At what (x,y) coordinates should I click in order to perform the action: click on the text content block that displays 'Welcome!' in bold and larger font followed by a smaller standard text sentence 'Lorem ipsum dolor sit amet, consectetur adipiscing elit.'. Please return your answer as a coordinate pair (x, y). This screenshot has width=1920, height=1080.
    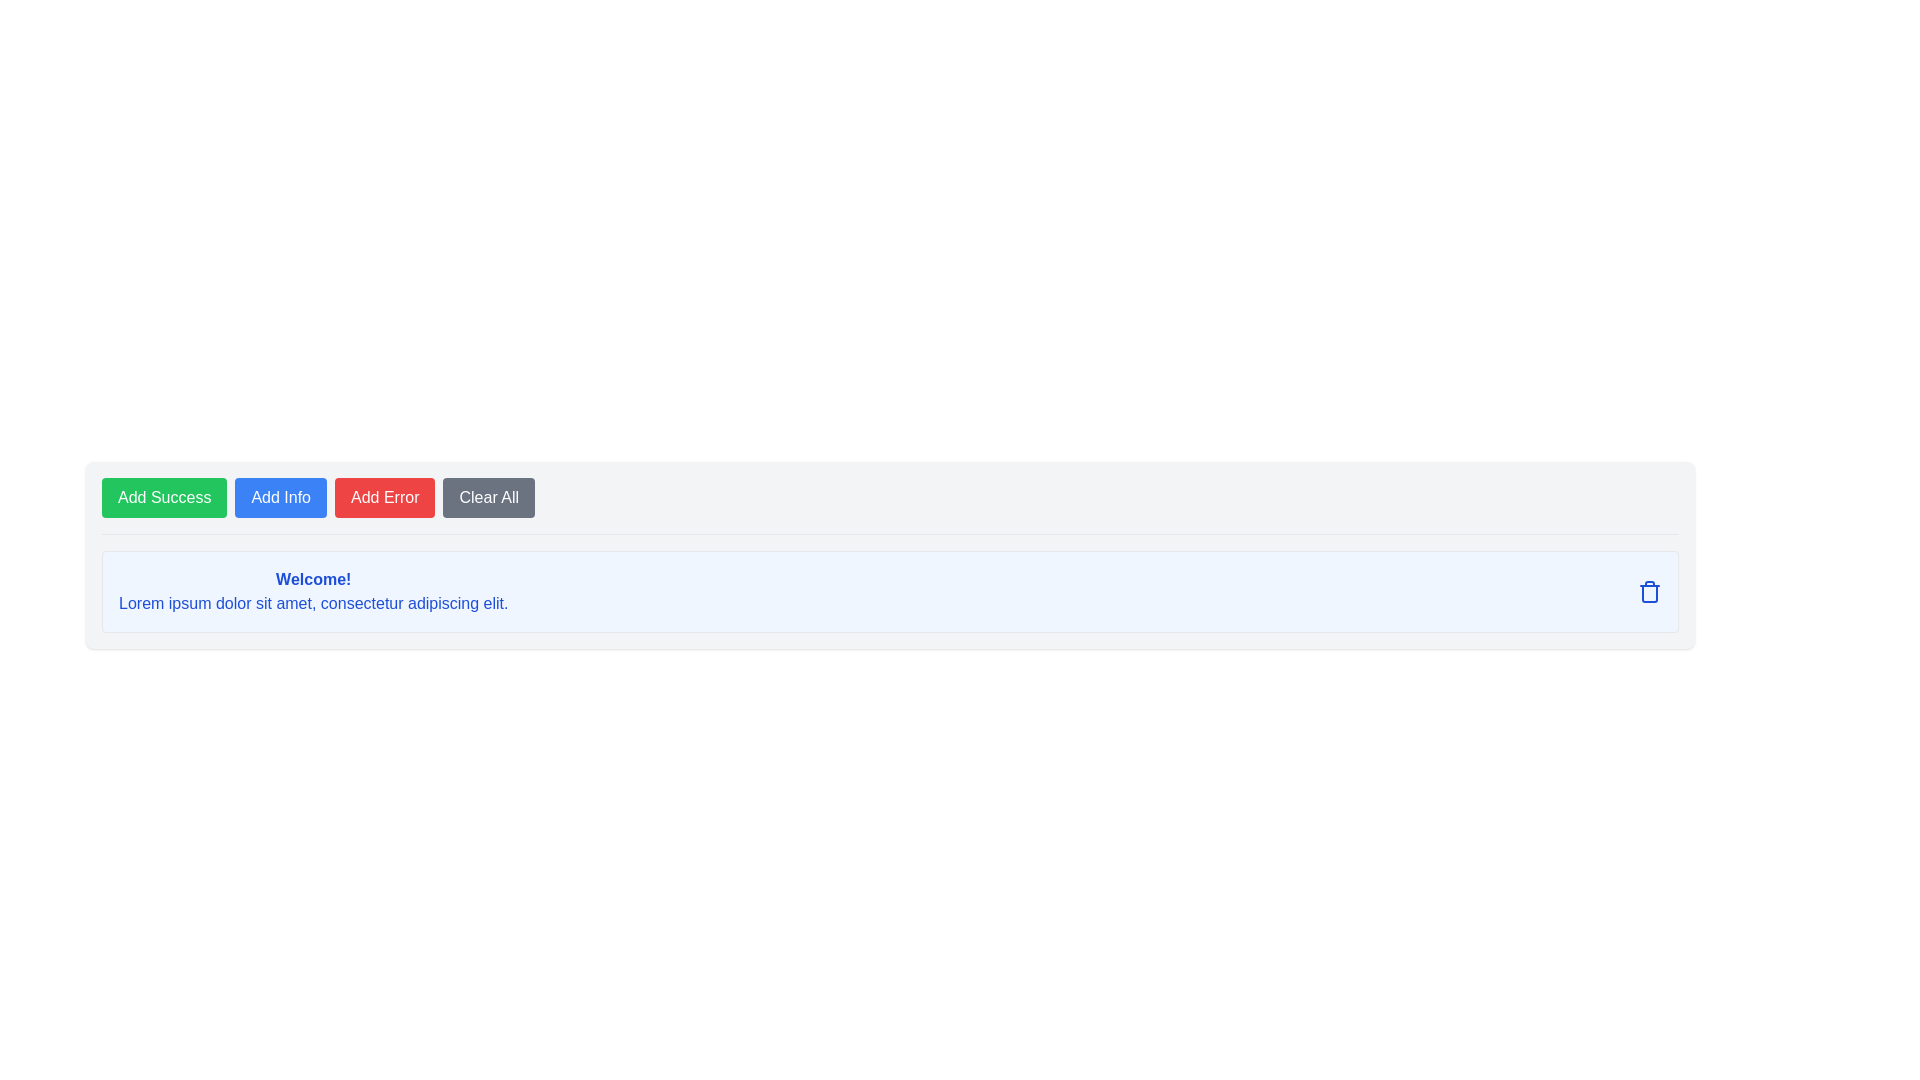
    Looking at the image, I should click on (312, 590).